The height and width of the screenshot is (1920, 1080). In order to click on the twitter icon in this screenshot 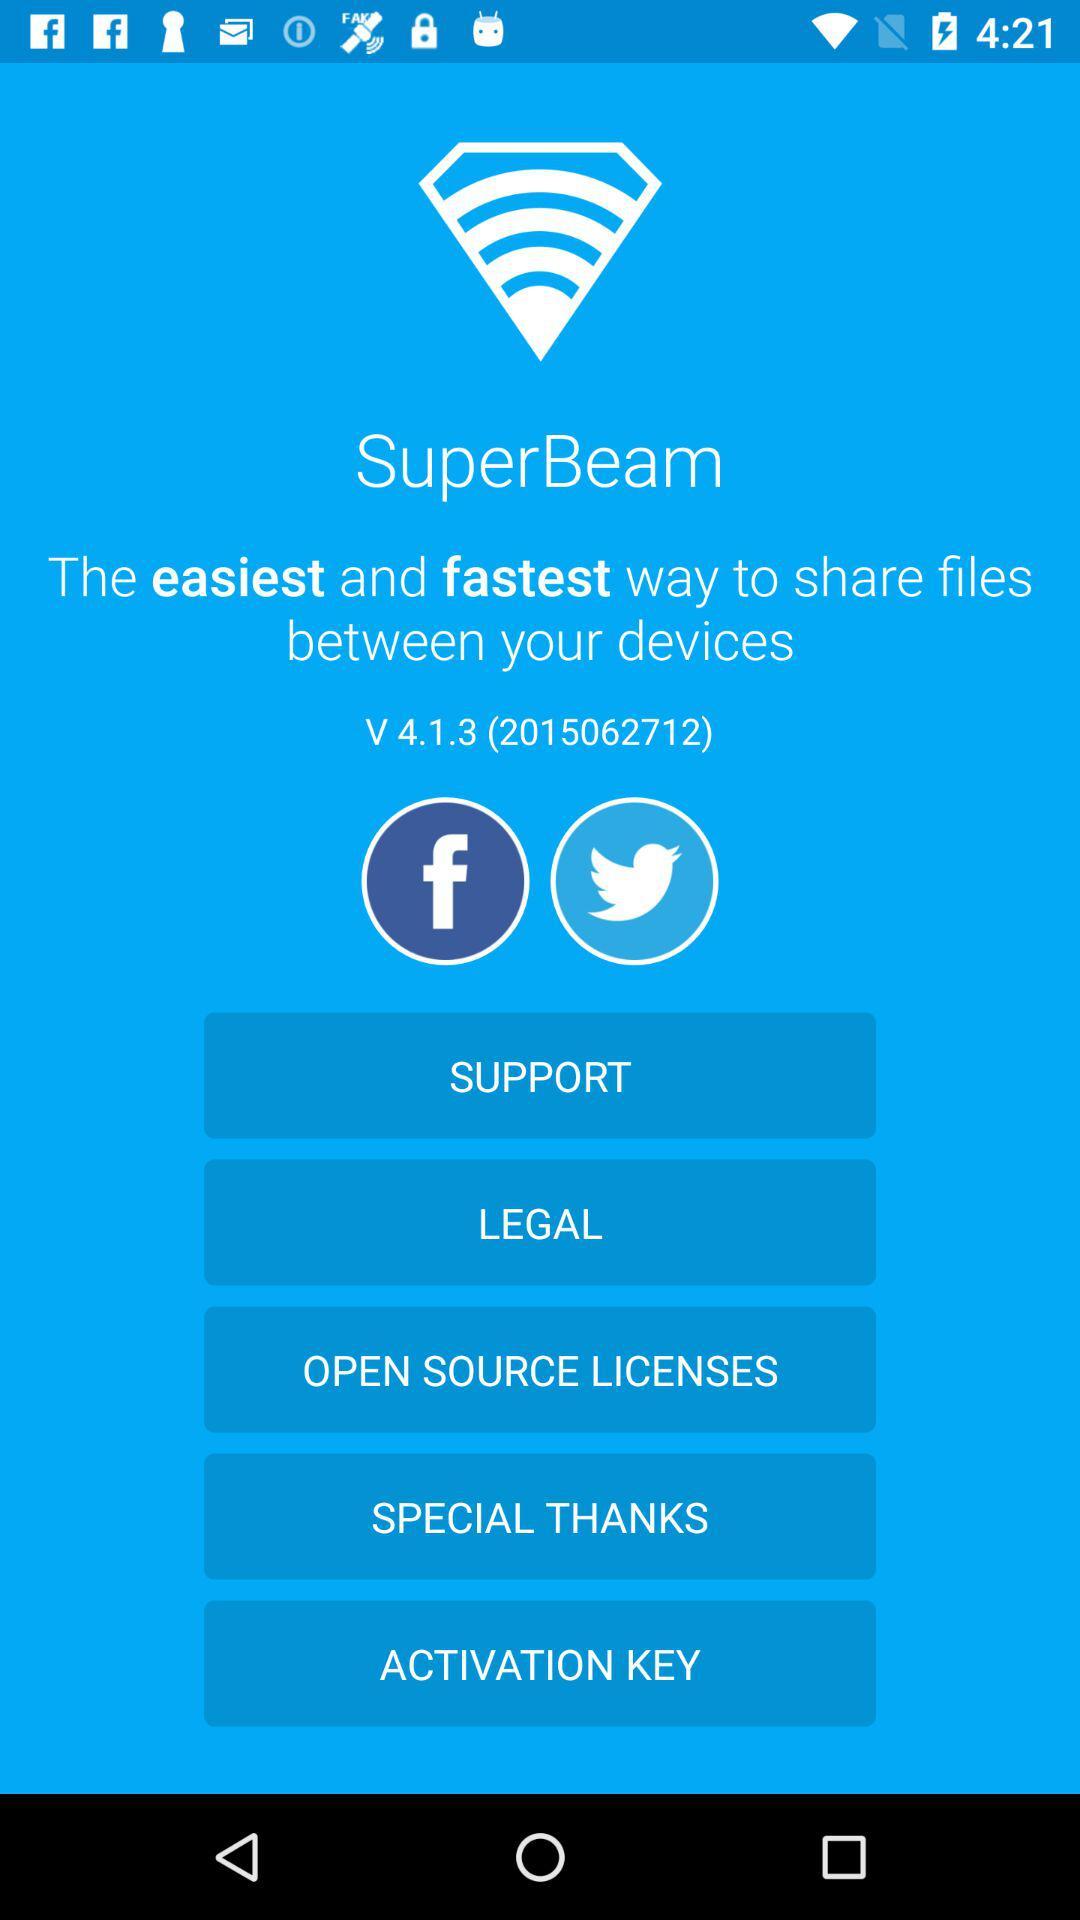, I will do `click(634, 880)`.